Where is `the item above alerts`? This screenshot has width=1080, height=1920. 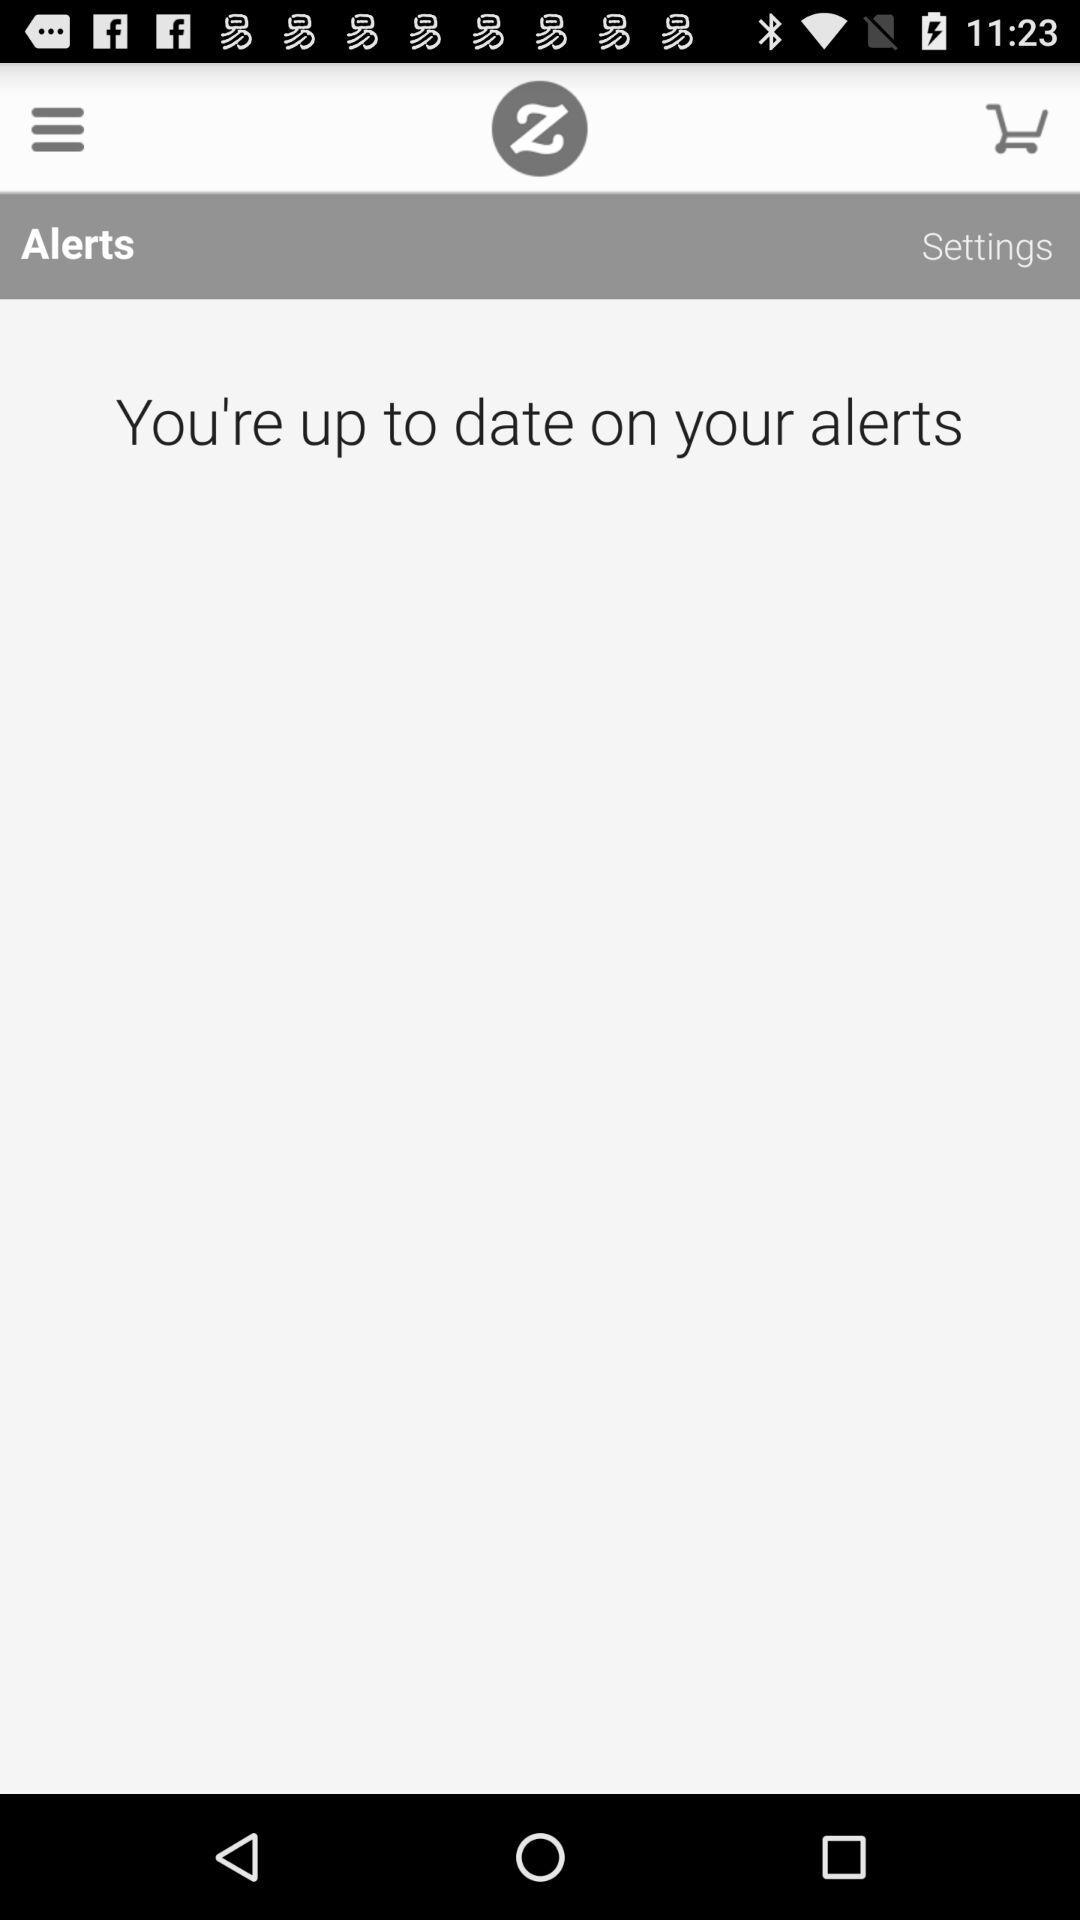
the item above alerts is located at coordinates (1017, 127).